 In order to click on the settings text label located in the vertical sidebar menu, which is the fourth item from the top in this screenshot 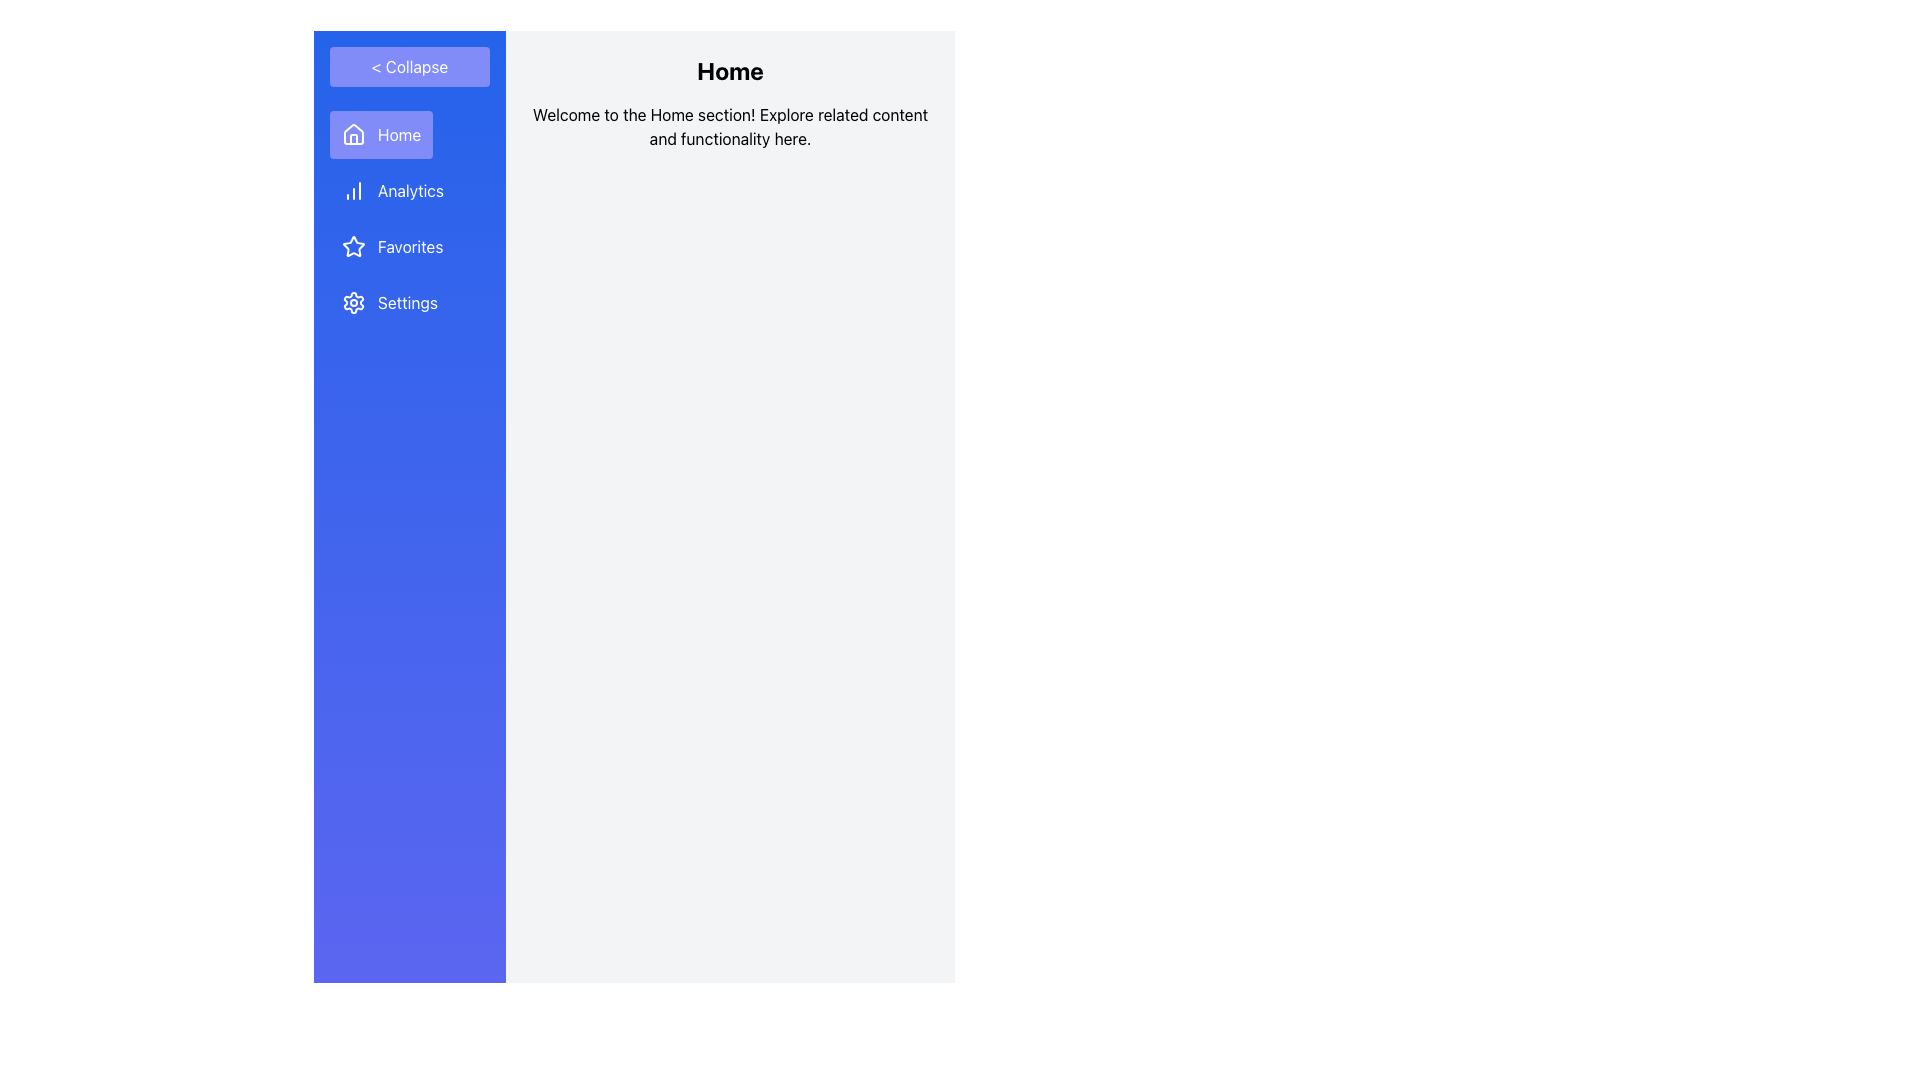, I will do `click(407, 303)`.